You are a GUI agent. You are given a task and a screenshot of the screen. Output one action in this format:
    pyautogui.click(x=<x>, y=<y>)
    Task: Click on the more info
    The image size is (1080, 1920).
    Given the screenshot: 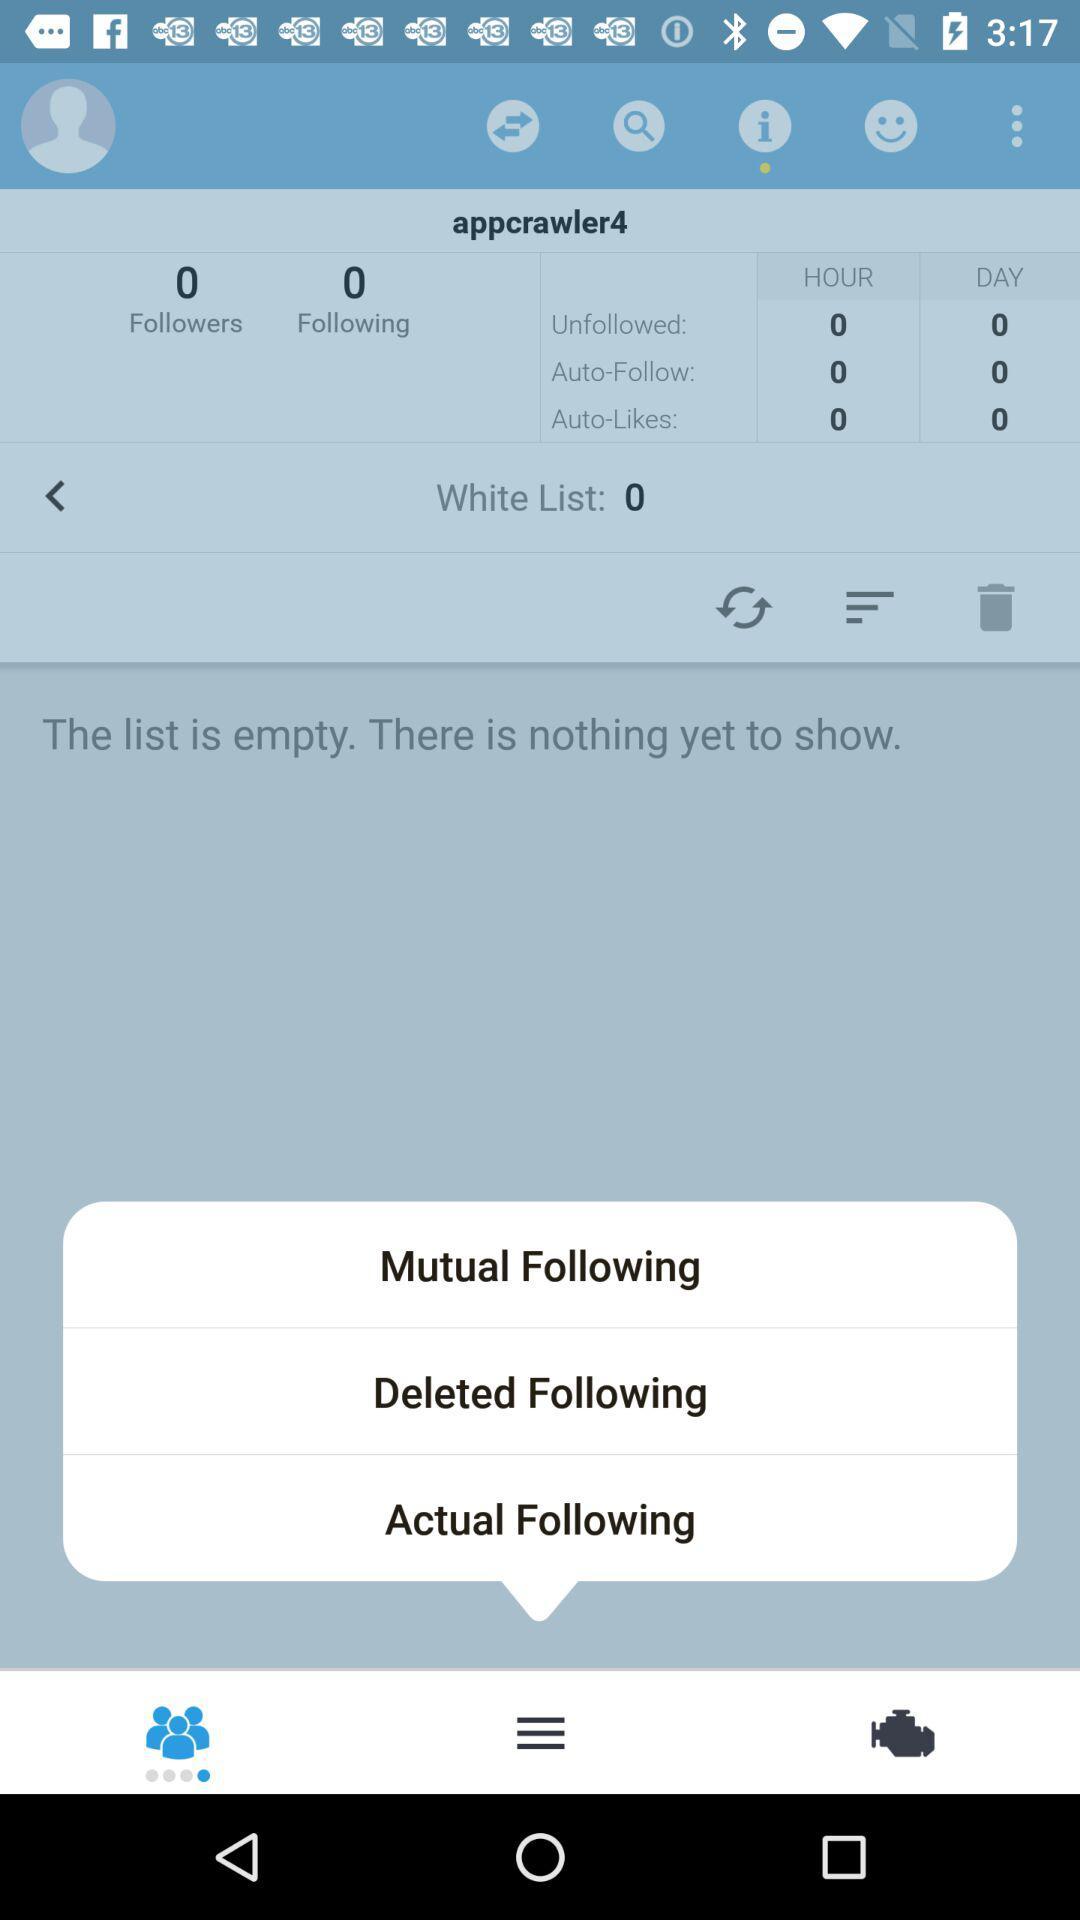 What is the action you would take?
    pyautogui.click(x=764, y=124)
    